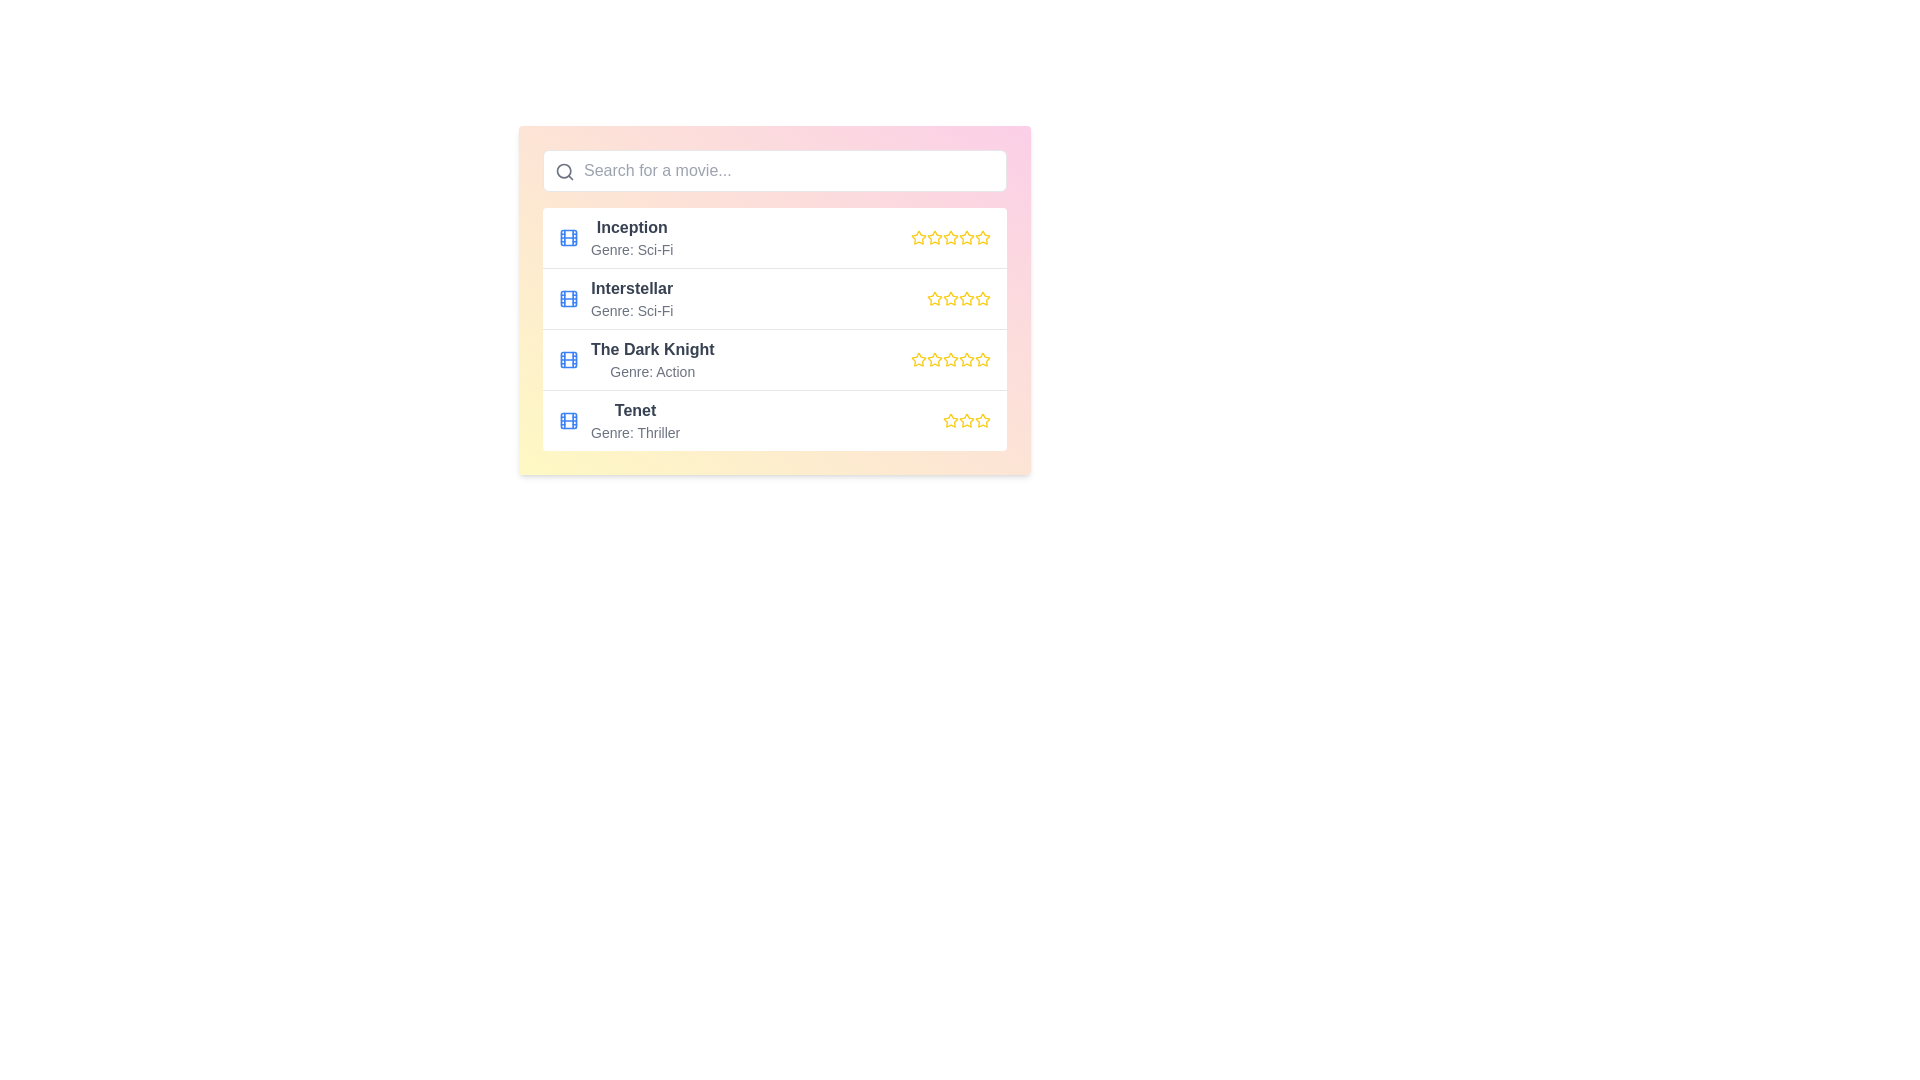 Image resolution: width=1920 pixels, height=1080 pixels. What do you see at coordinates (983, 358) in the screenshot?
I see `the fourth star icon in the rating widget for the movie 'The Dark Knight'` at bounding box center [983, 358].